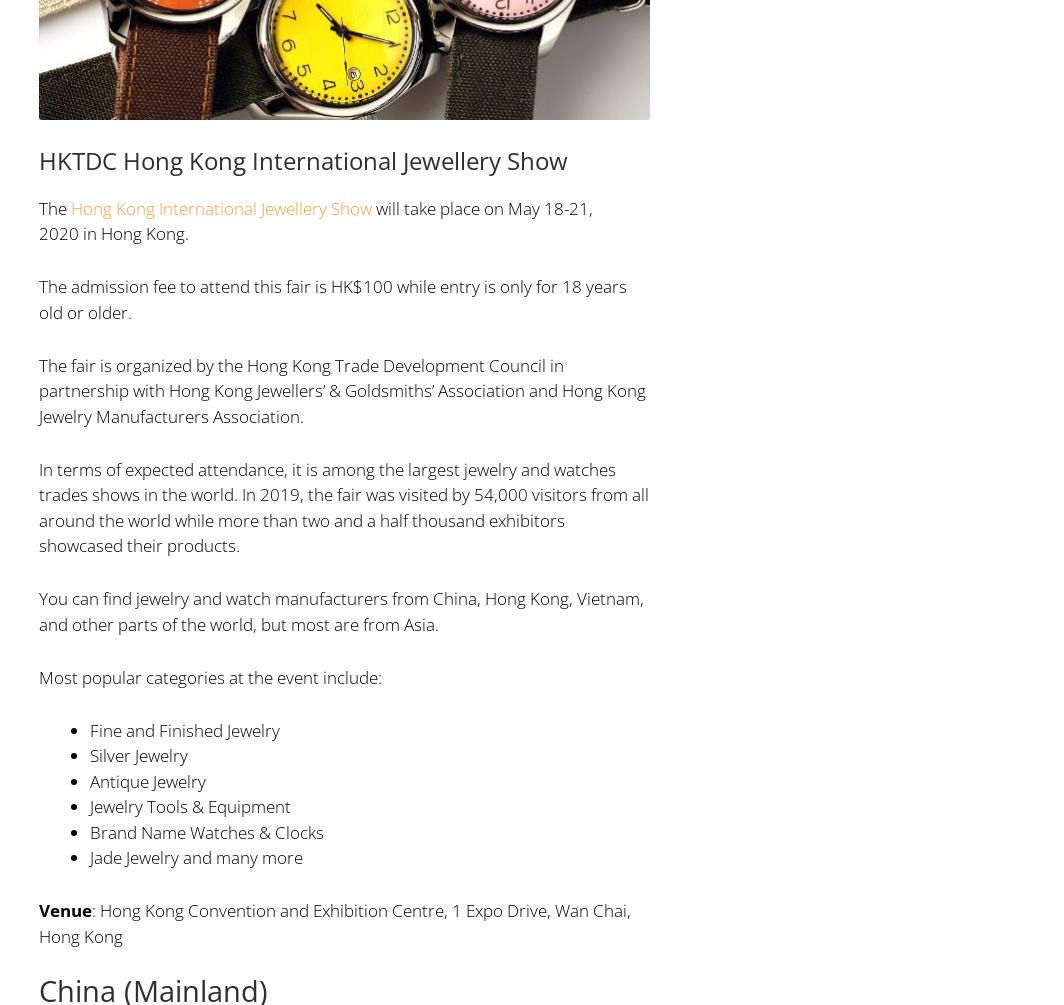 Image resolution: width=1064 pixels, height=1005 pixels. Describe the element at coordinates (189, 806) in the screenshot. I see `'Jewelry Tools & Equipment'` at that location.